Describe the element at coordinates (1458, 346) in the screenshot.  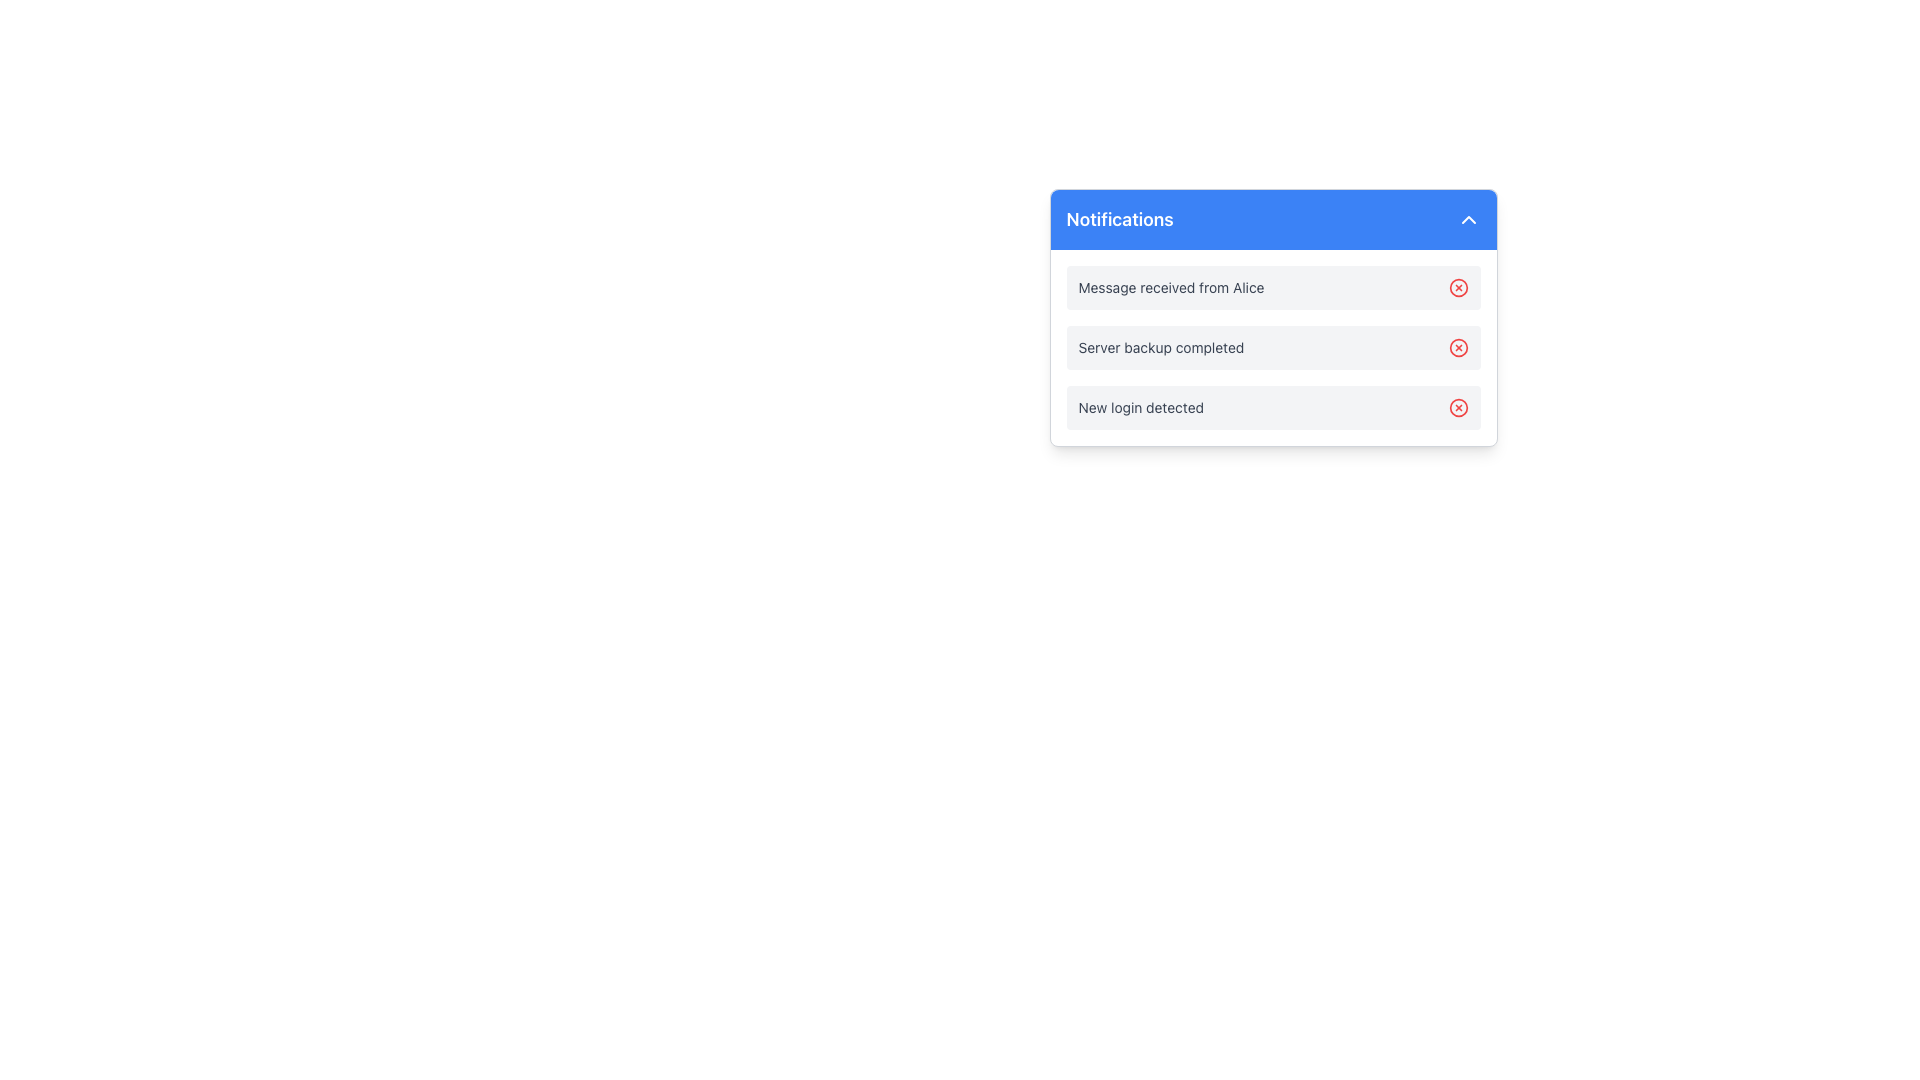
I see `the dismiss button for the second notification labeled 'Server backup completed'` at that location.